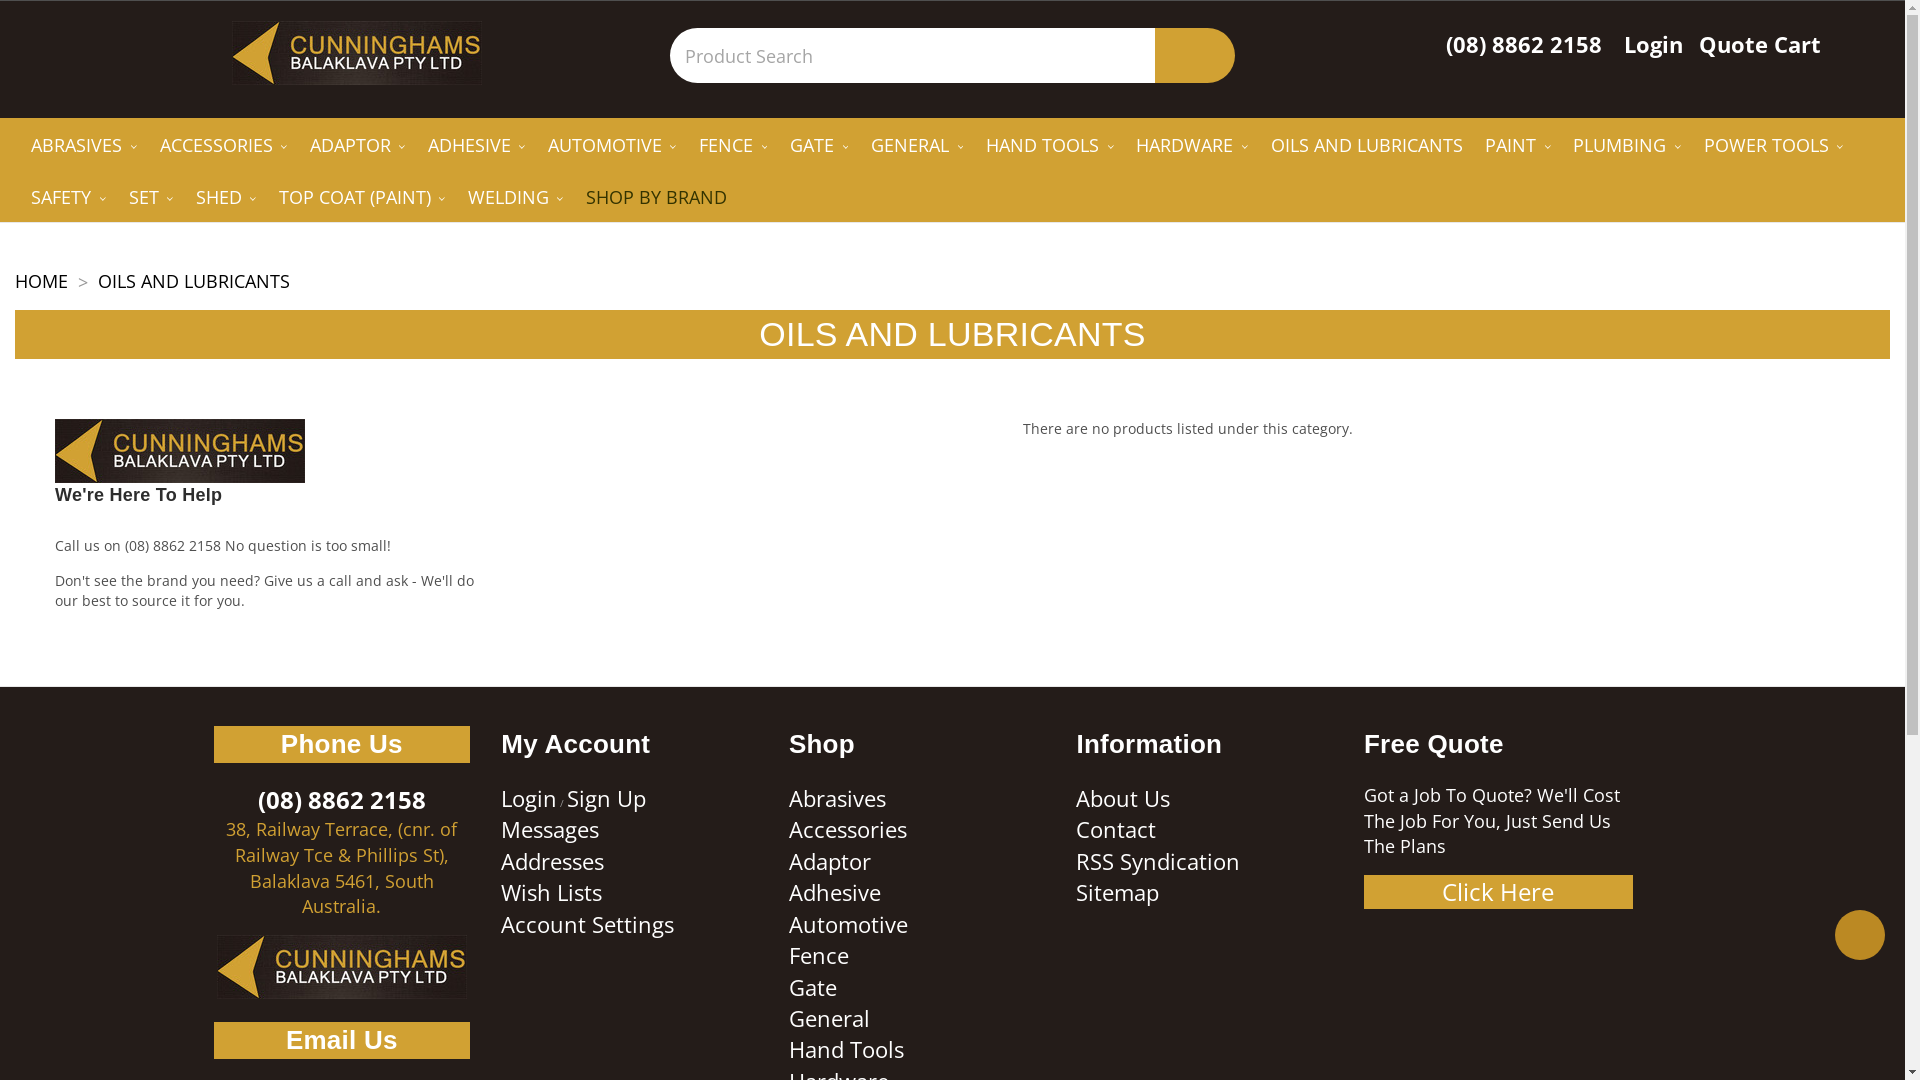 The image size is (1920, 1080). I want to click on 'GENERAL', so click(916, 146).